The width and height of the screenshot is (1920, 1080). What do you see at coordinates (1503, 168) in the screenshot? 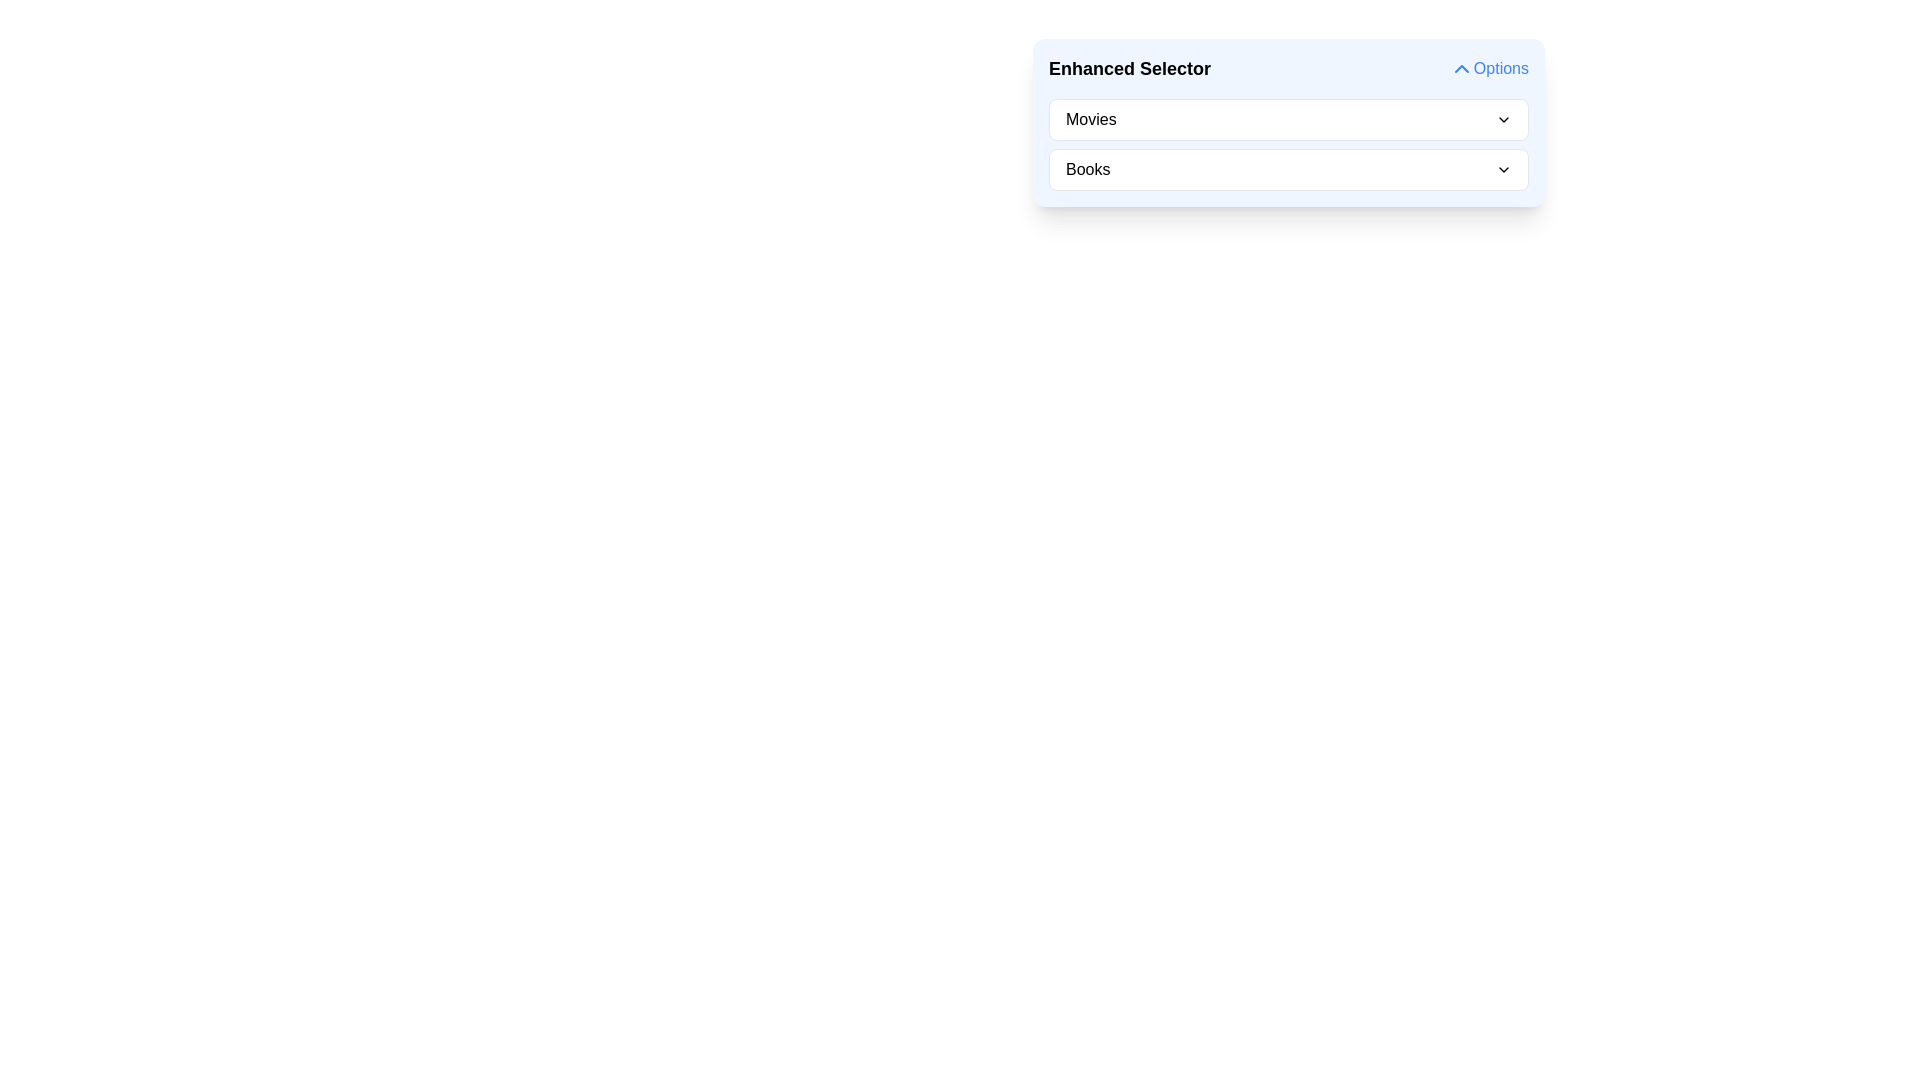
I see `the downward-facing chevron icon located at the far right of the 'Books' button` at bounding box center [1503, 168].